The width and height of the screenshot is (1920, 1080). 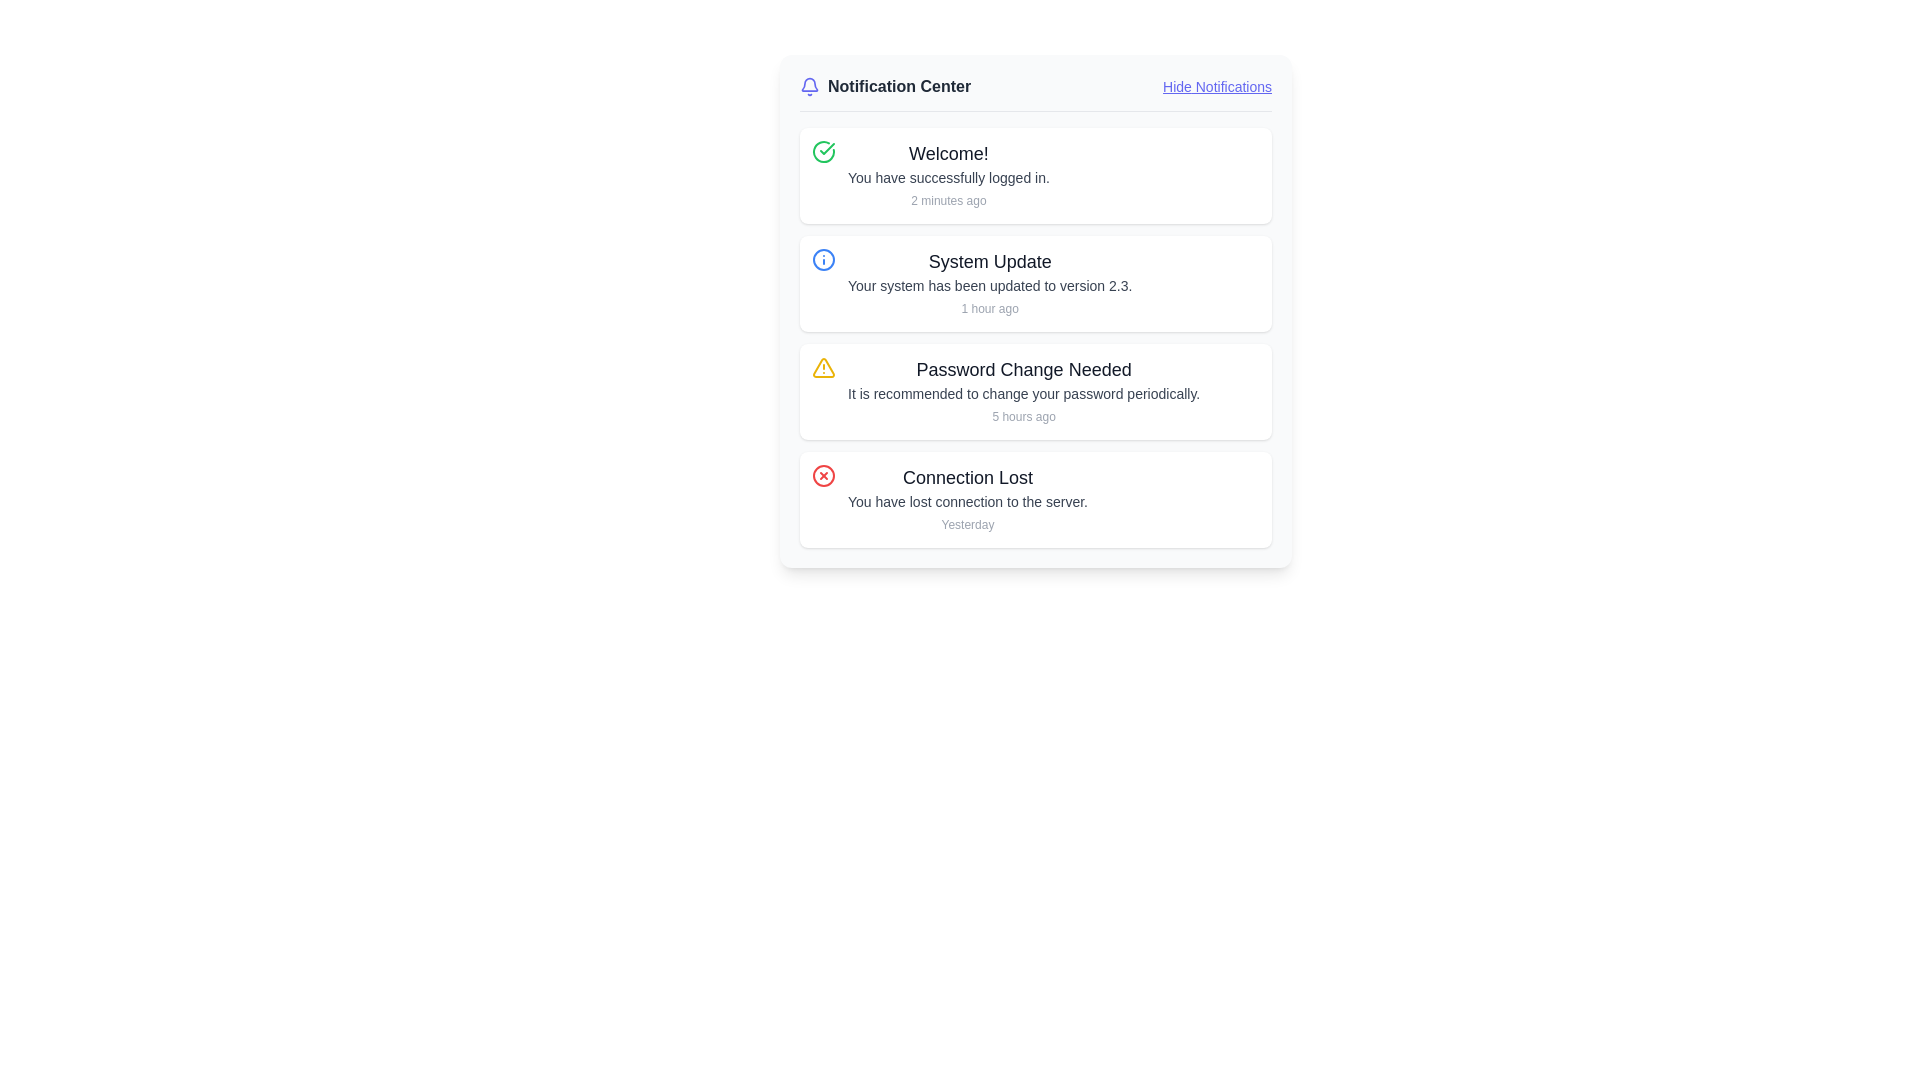 I want to click on the 'Connection Lost' notification text block, so click(x=968, y=499).